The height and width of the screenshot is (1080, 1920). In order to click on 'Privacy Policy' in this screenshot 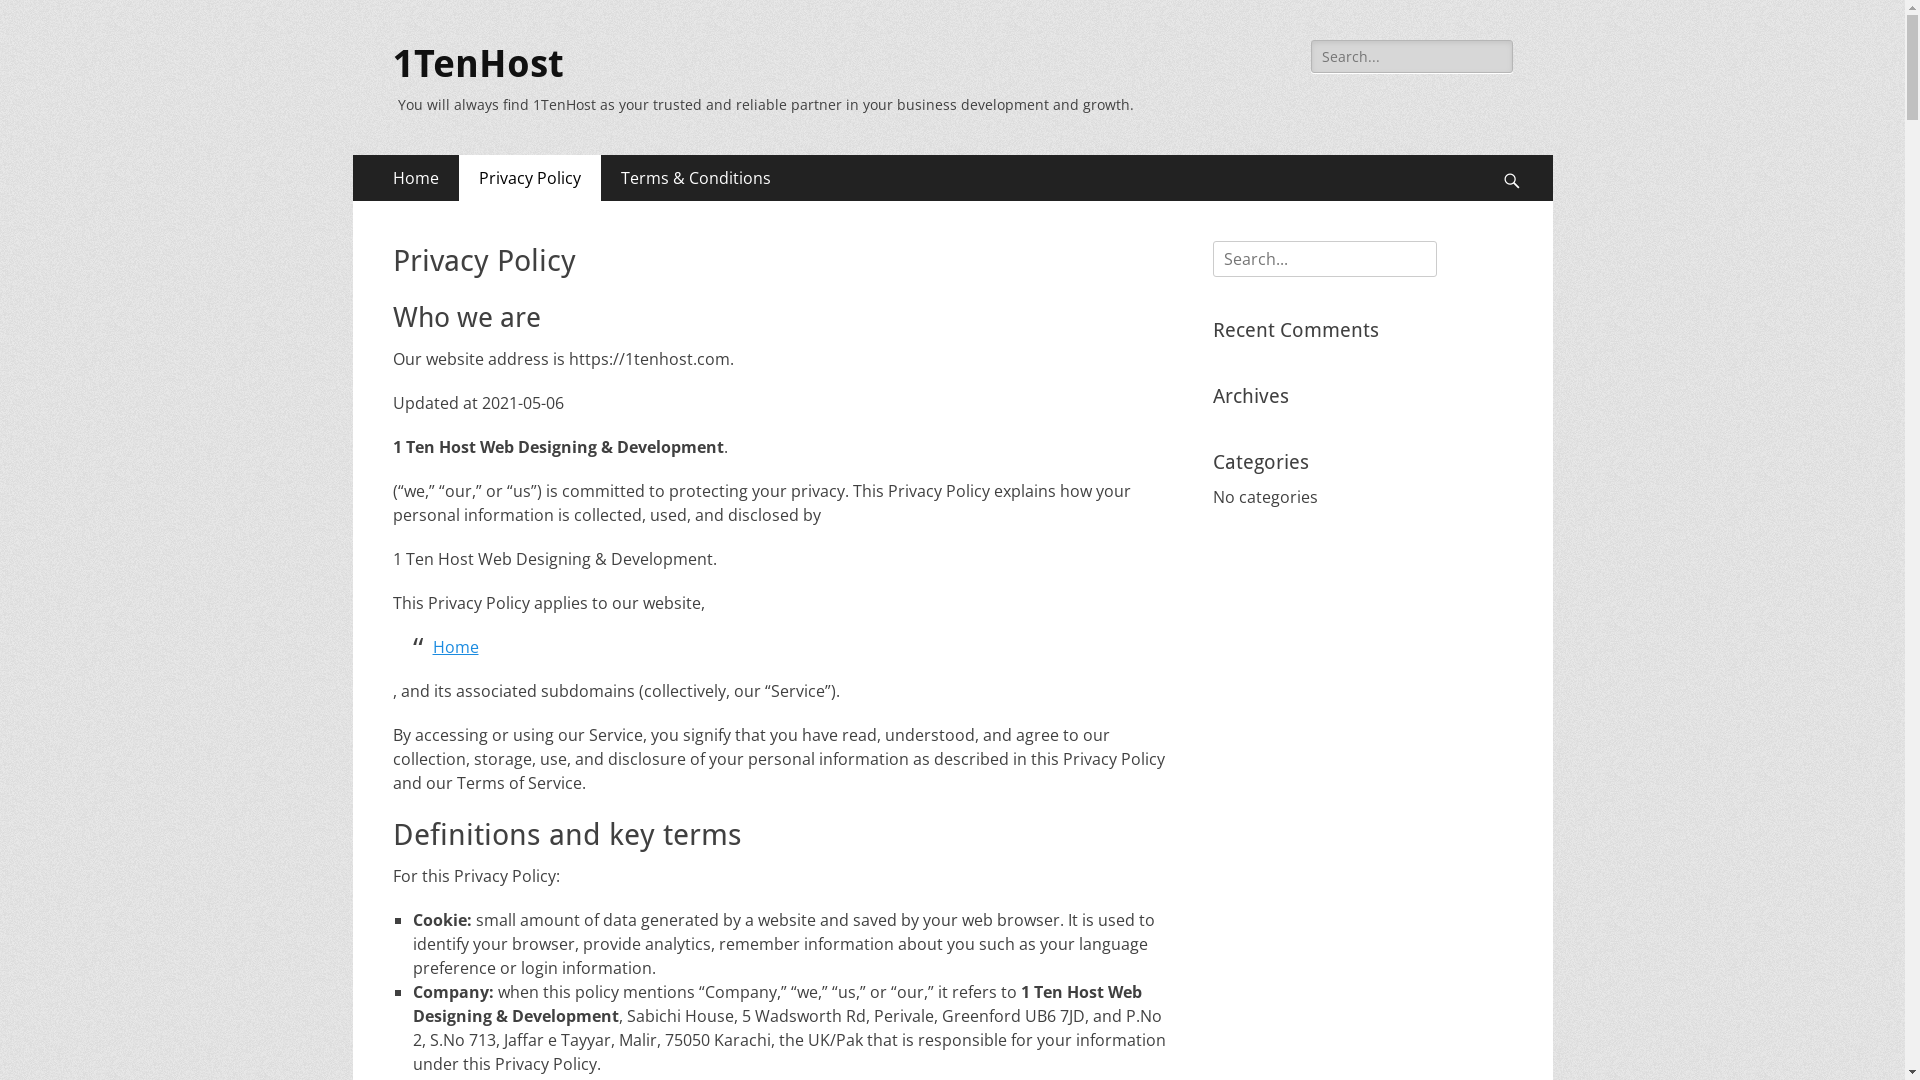, I will do `click(456, 176)`.